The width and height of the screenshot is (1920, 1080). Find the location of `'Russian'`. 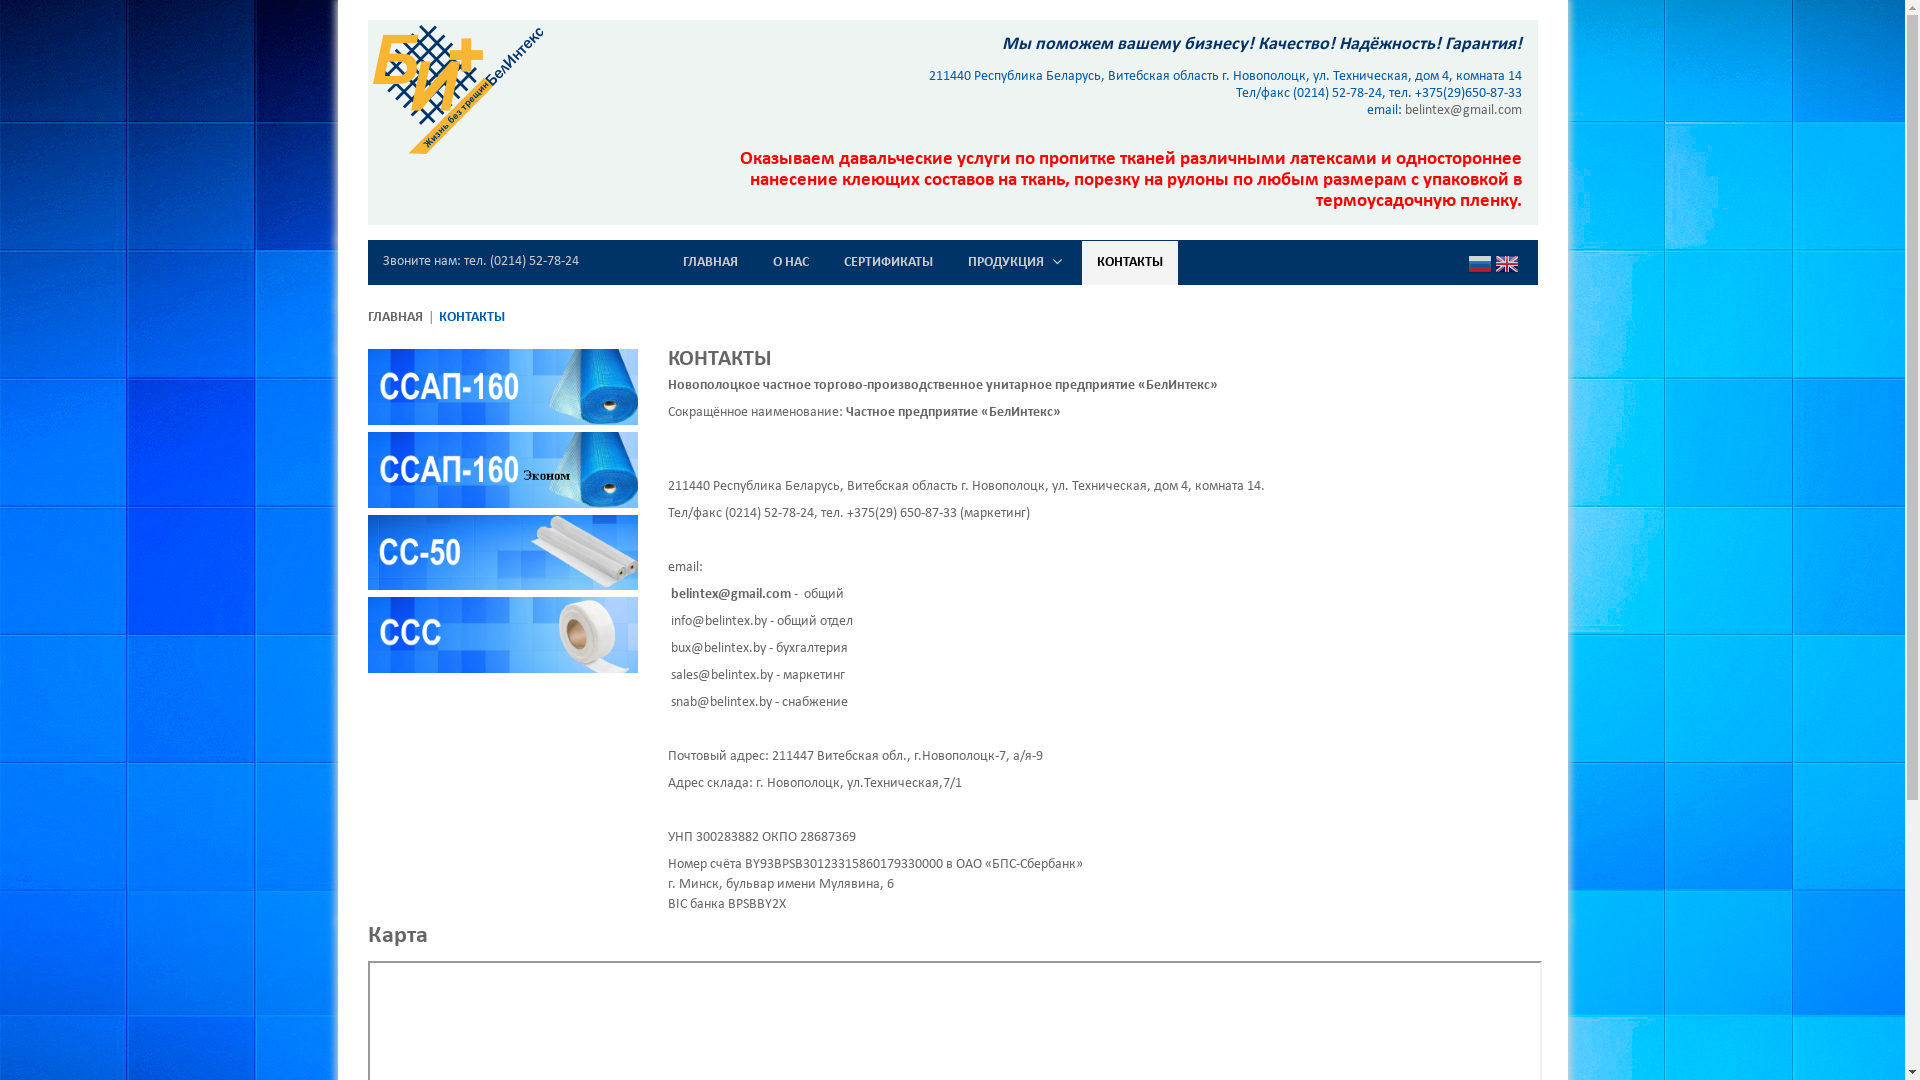

'Russian' is located at coordinates (1479, 264).